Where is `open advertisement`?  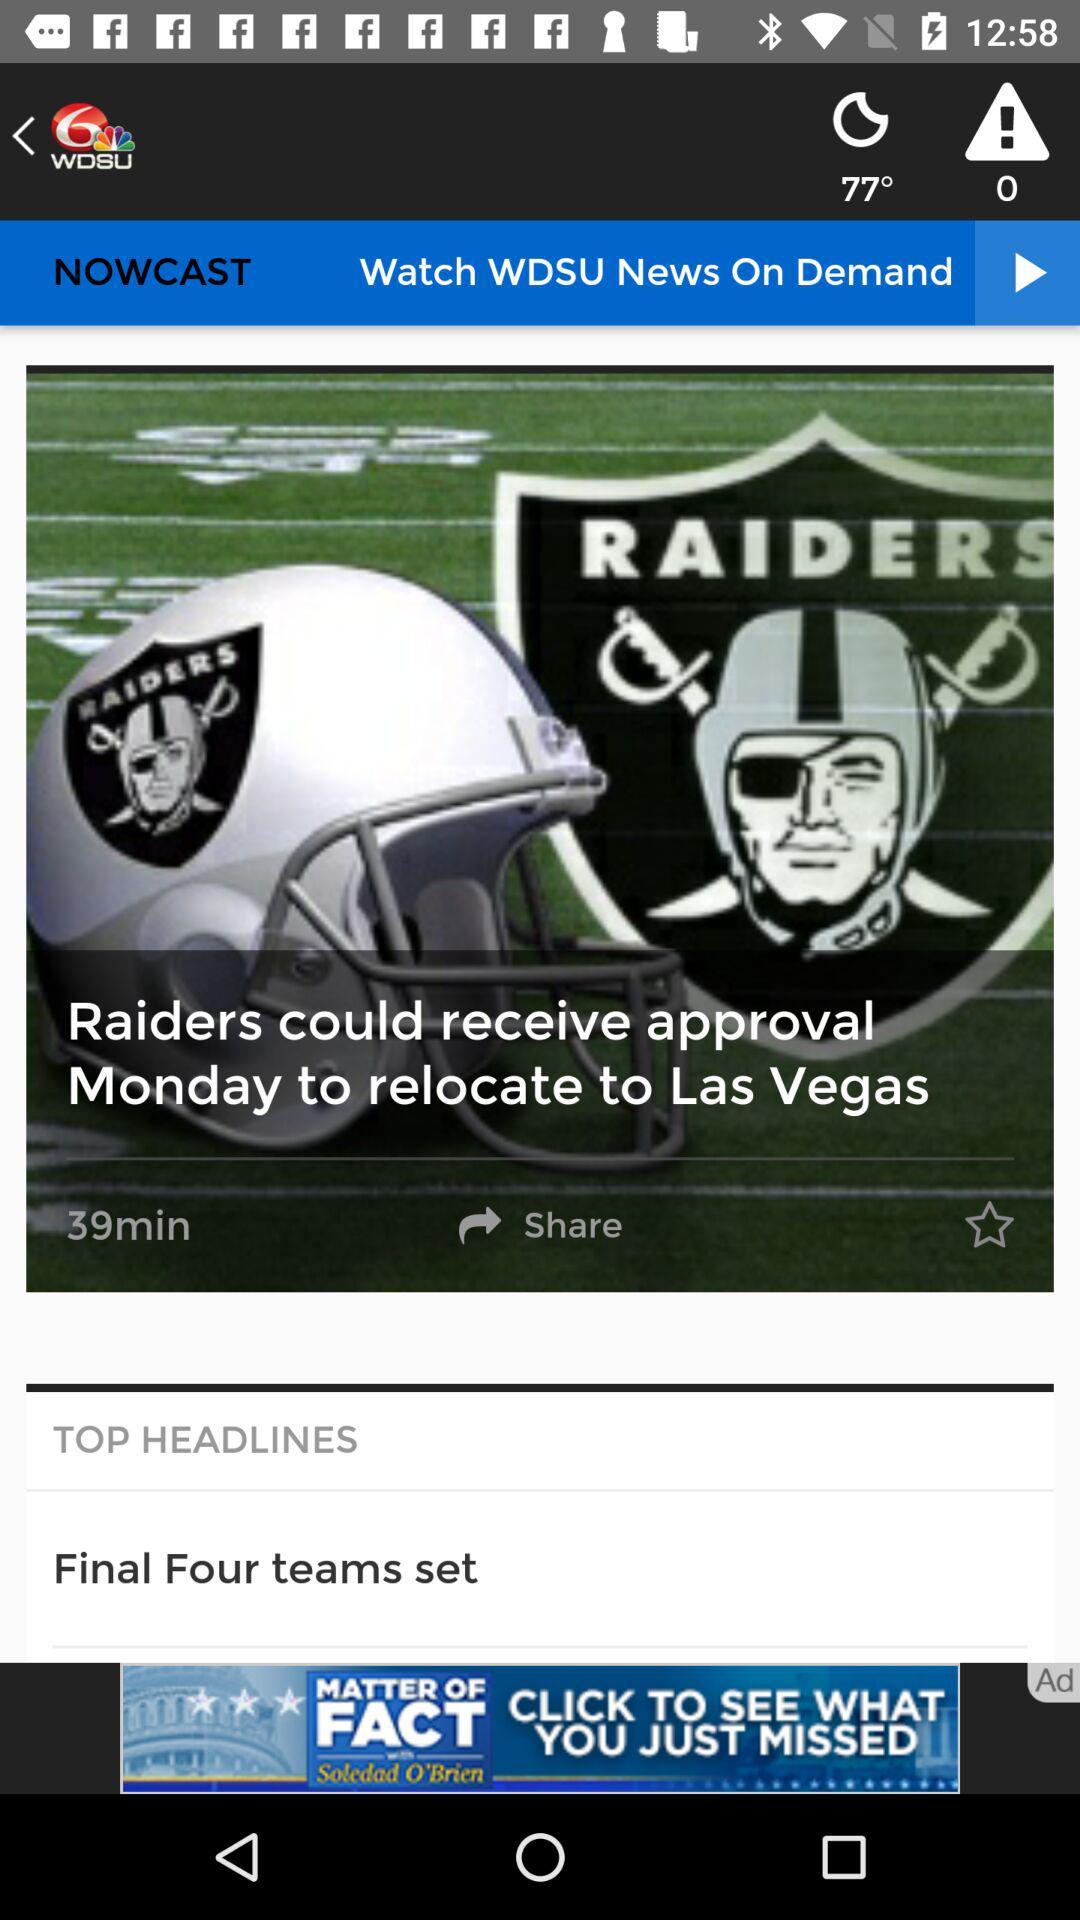 open advertisement is located at coordinates (540, 1727).